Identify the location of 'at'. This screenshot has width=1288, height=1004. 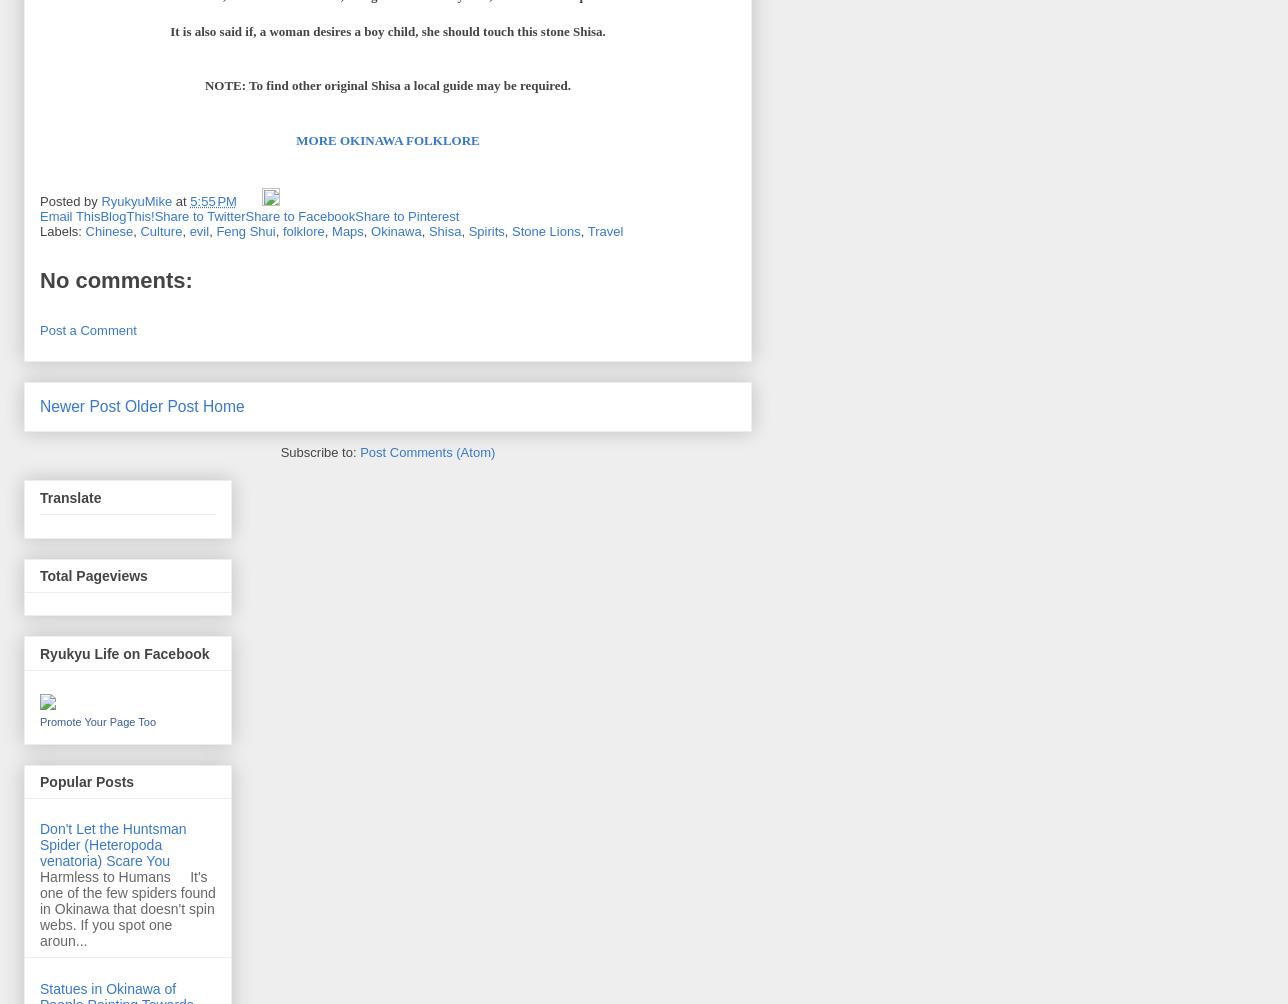
(182, 199).